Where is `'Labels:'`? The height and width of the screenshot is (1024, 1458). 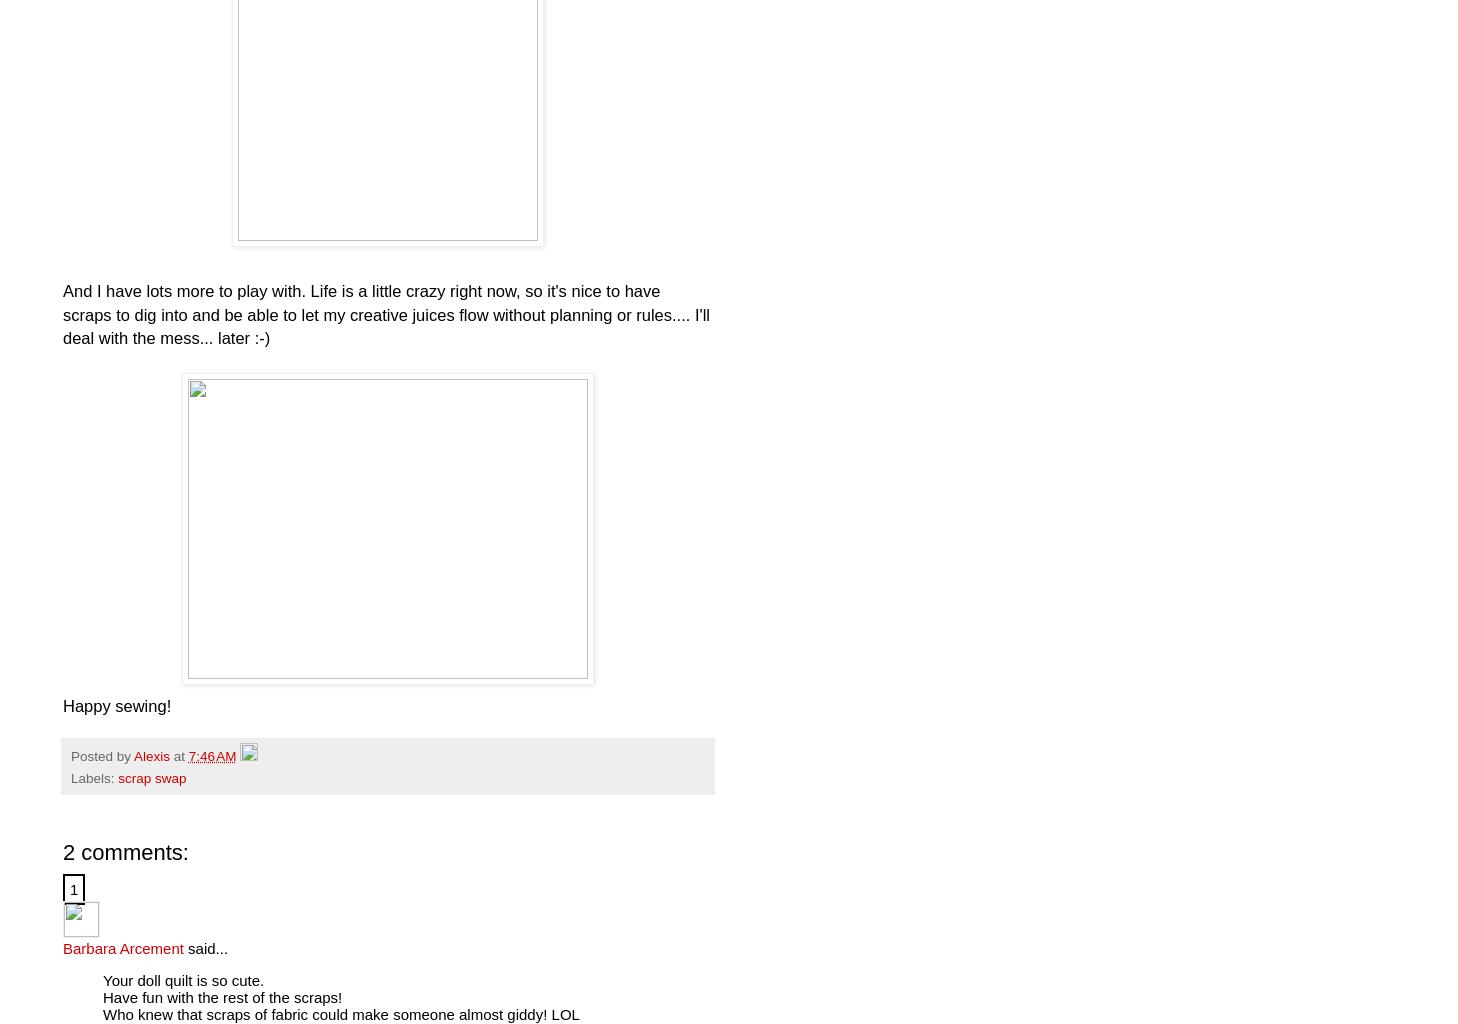 'Labels:' is located at coordinates (93, 777).